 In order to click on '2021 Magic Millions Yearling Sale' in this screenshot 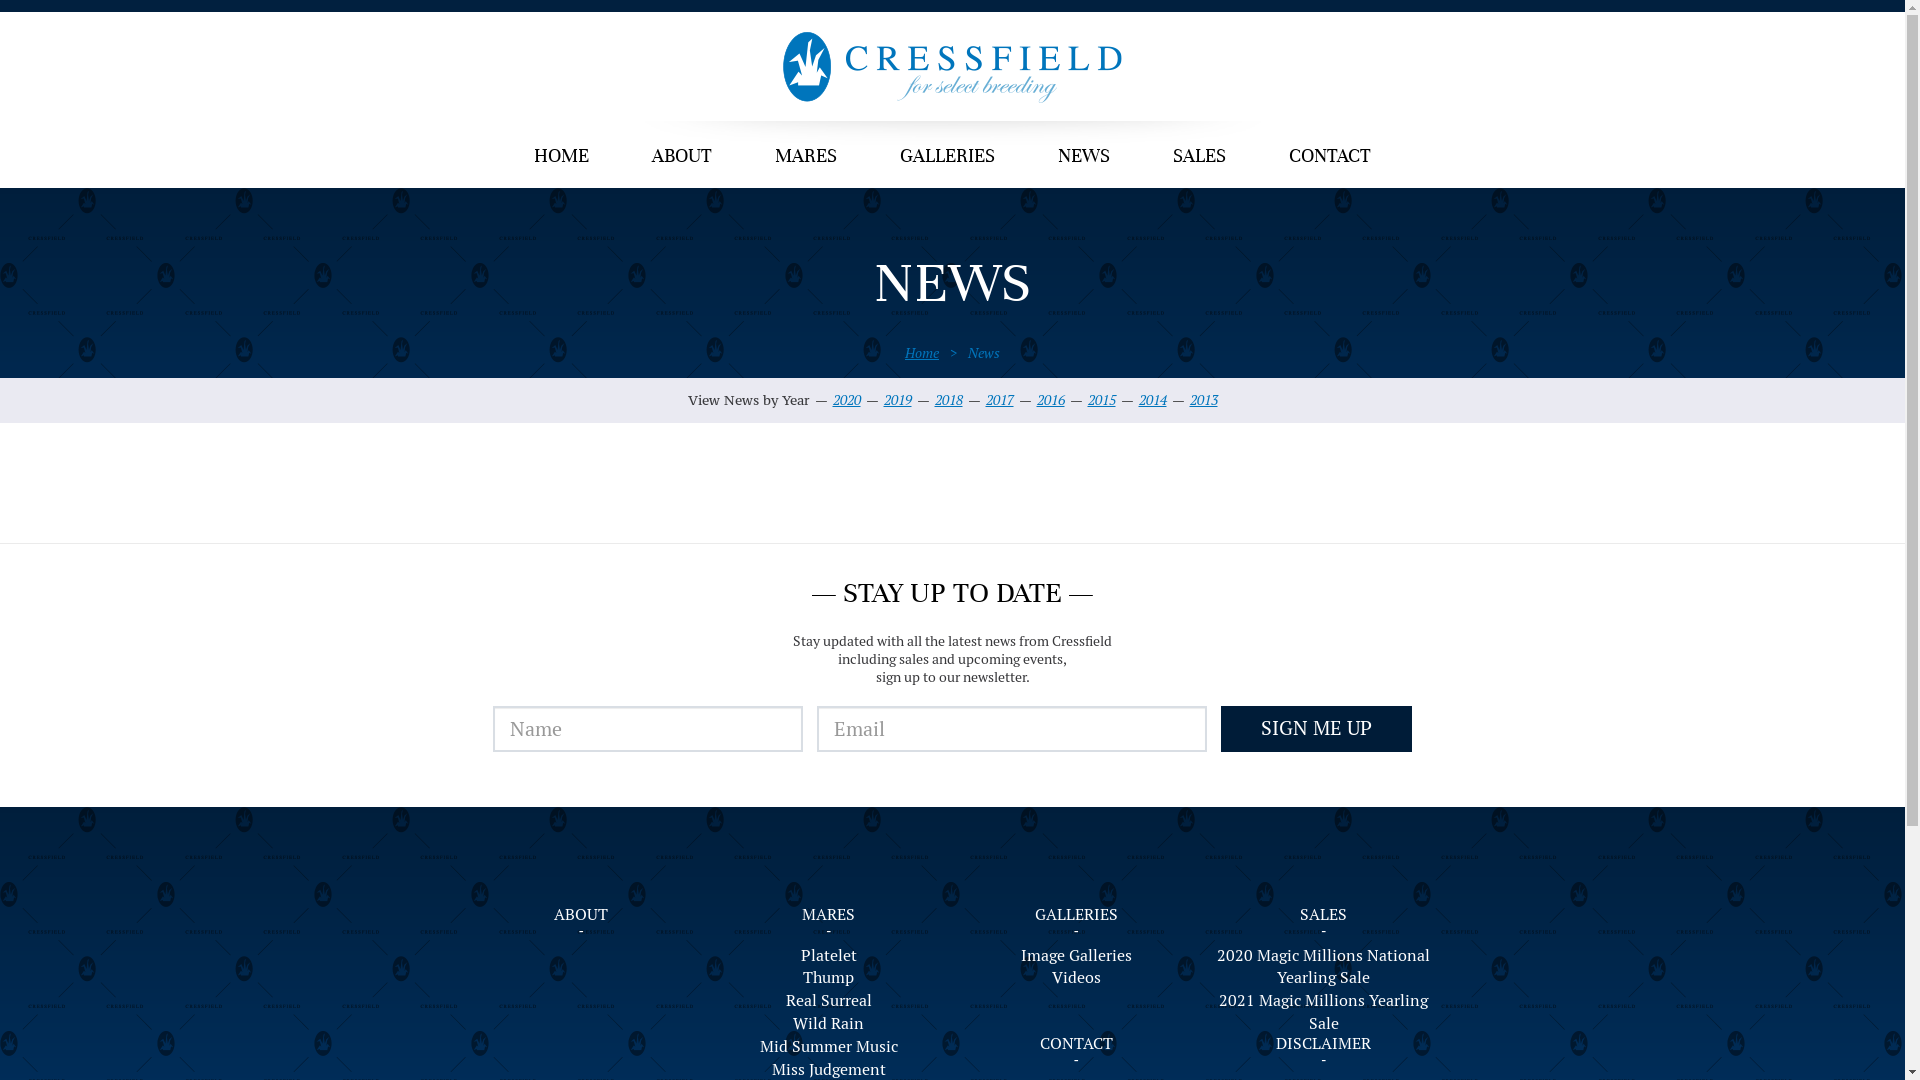, I will do `click(1213, 1013)`.